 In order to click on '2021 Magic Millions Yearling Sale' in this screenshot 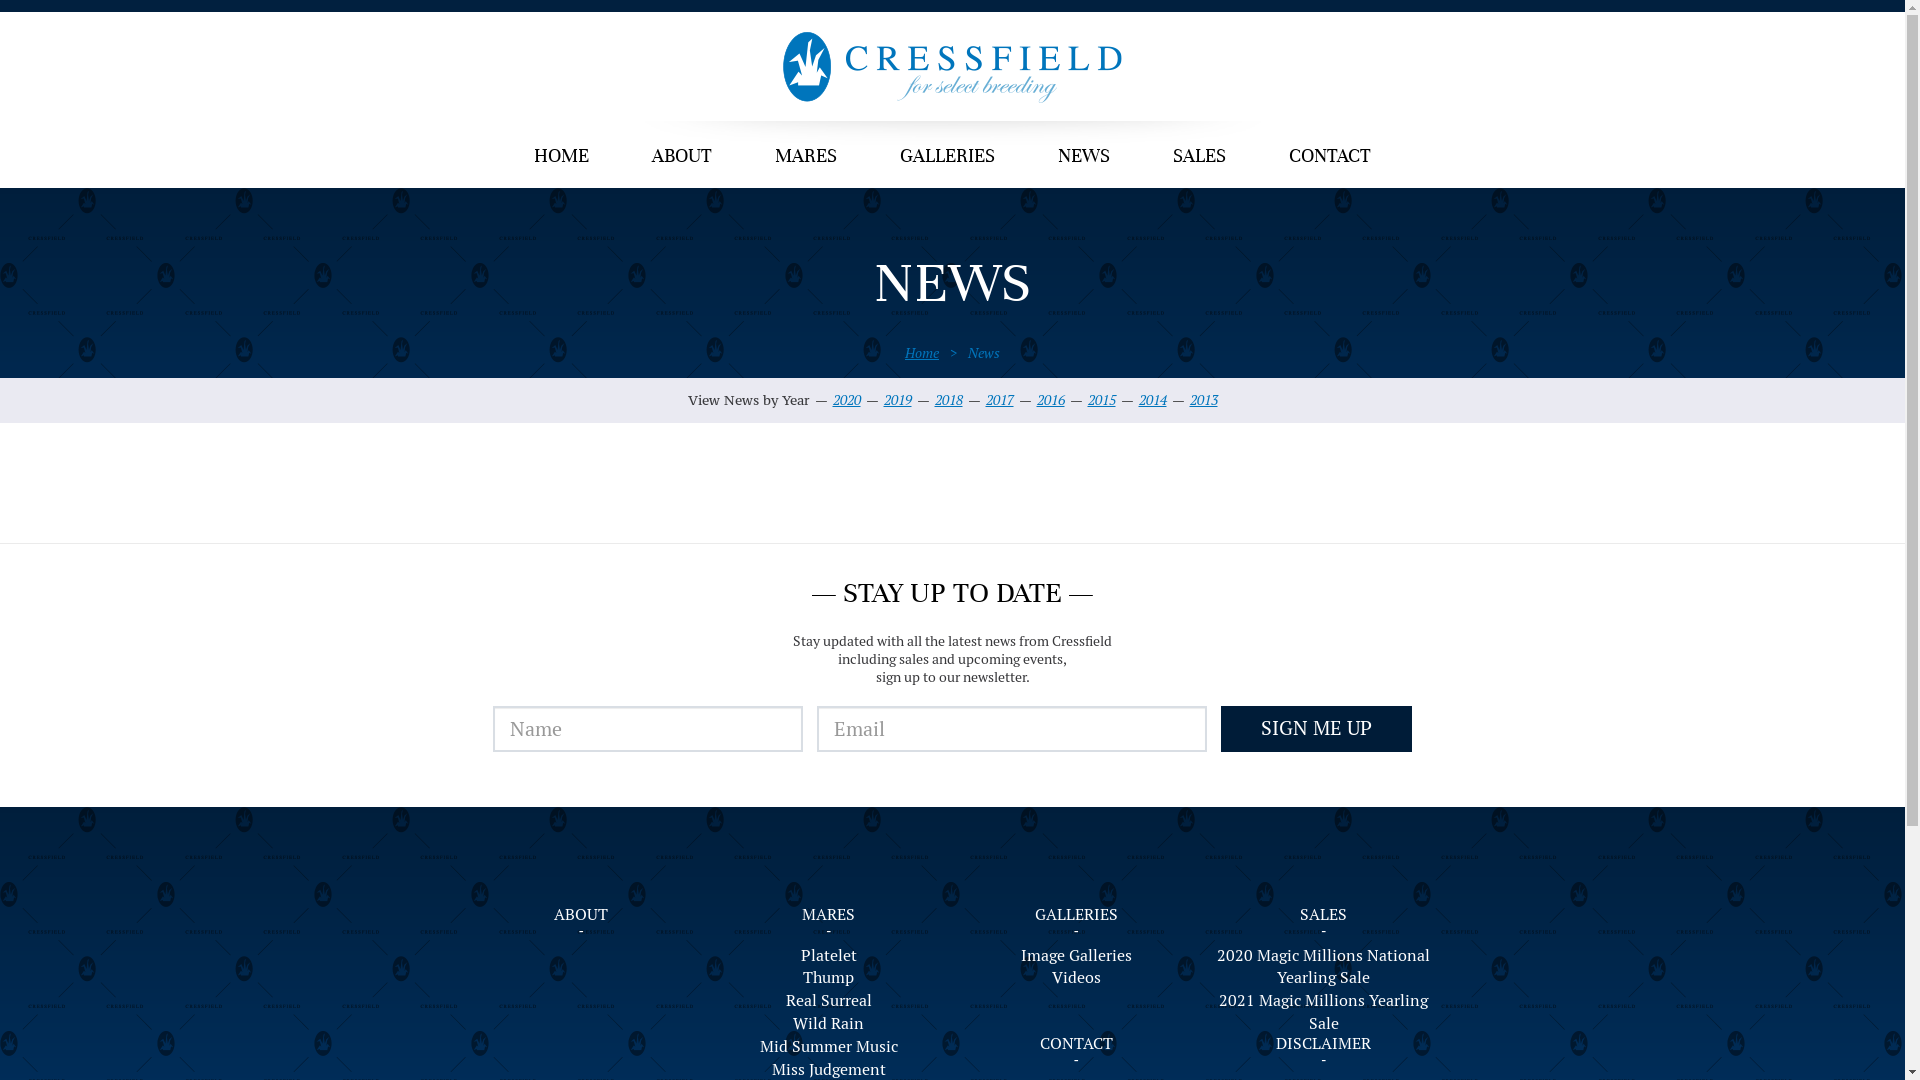, I will do `click(1213, 1013)`.